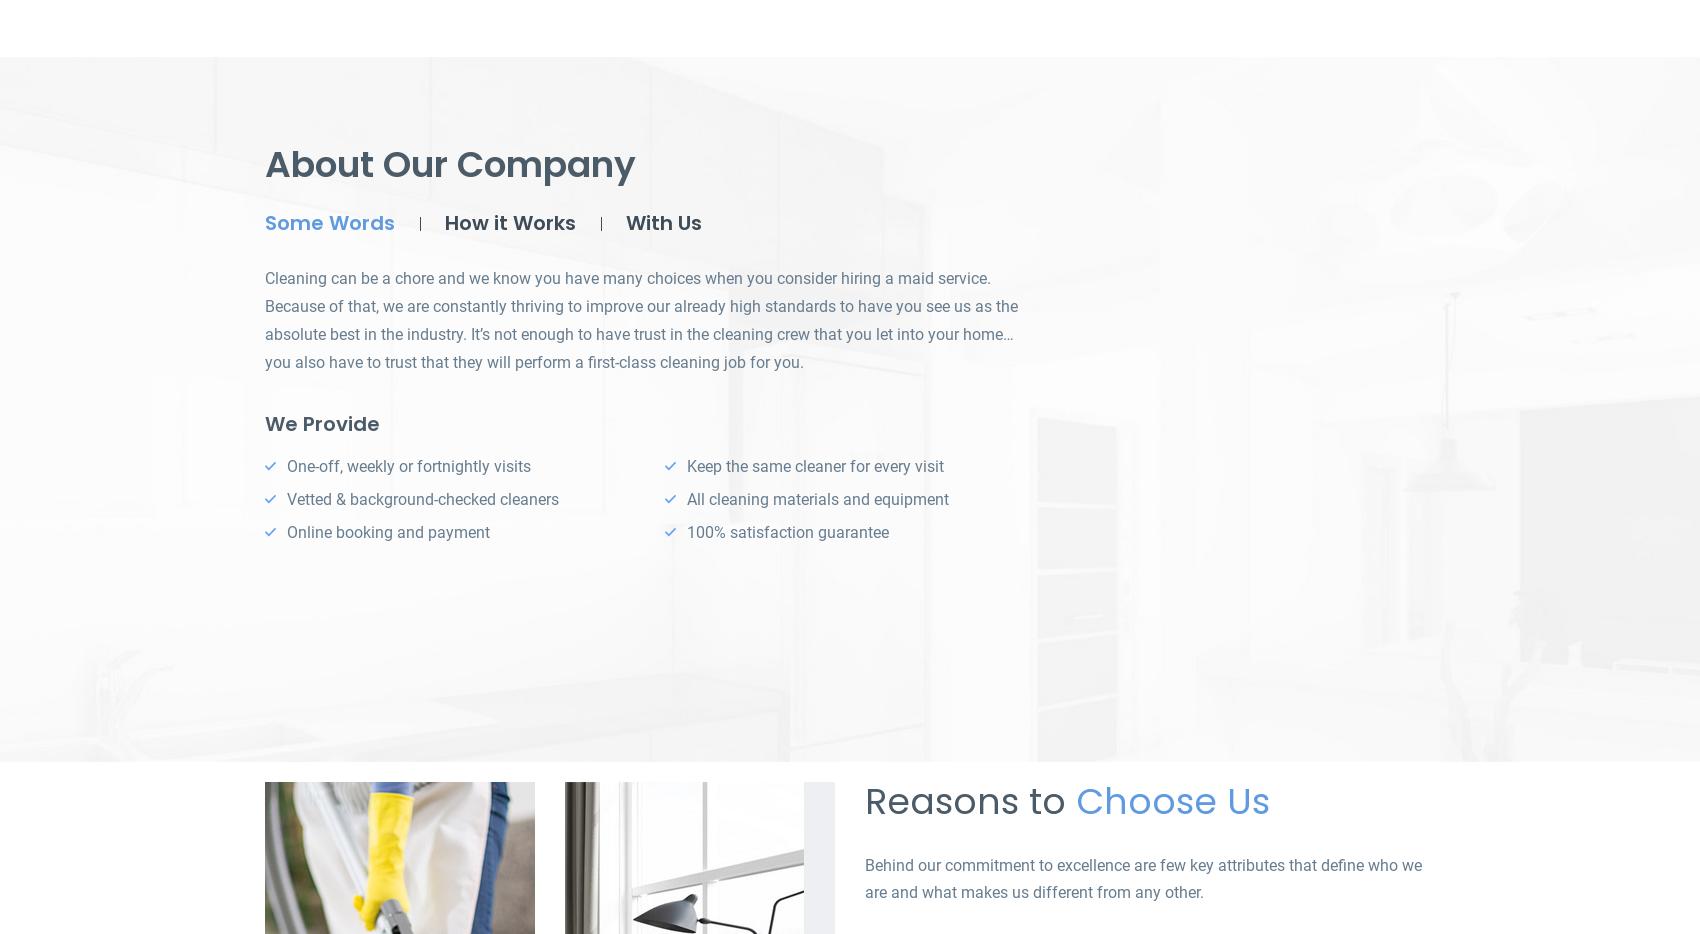 Image resolution: width=1700 pixels, height=934 pixels. What do you see at coordinates (814, 466) in the screenshot?
I see `'Keep the same cleaner for every visit'` at bounding box center [814, 466].